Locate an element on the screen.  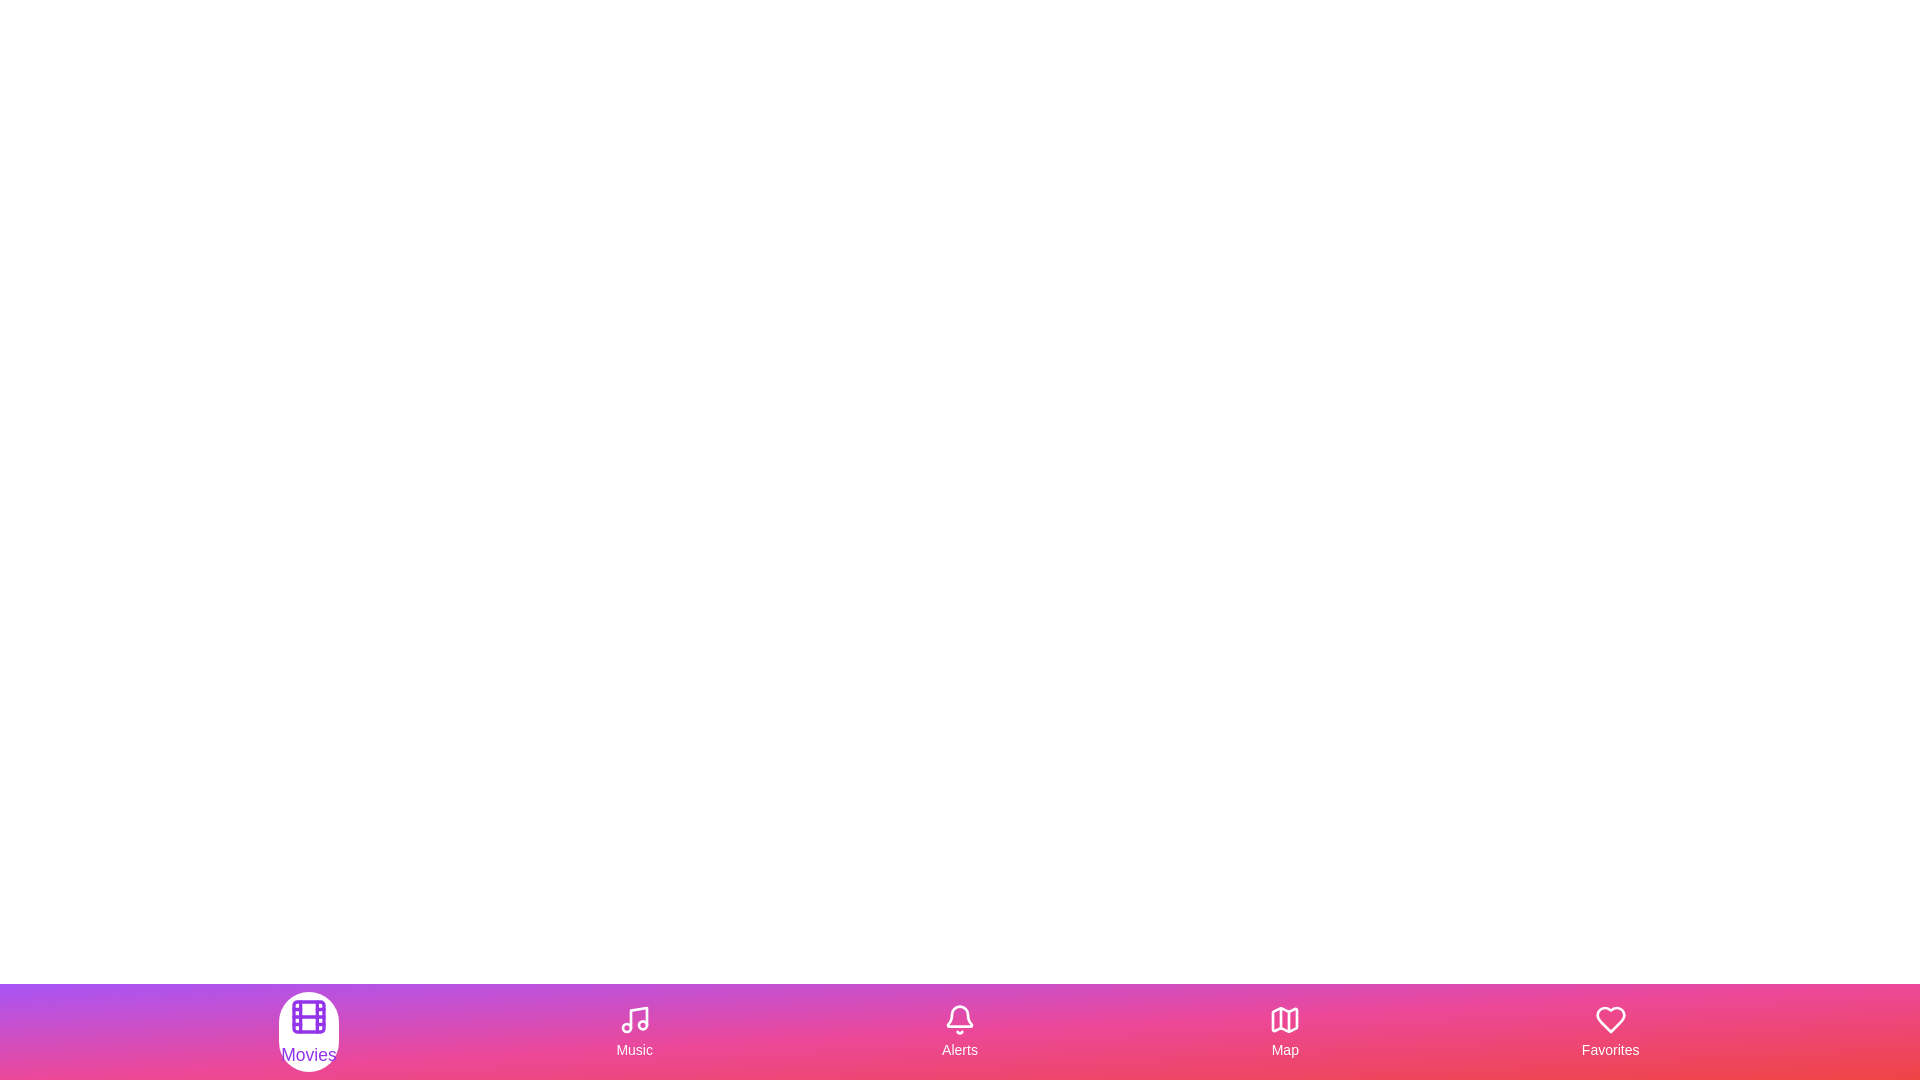
the tab labeled Alerts in the MultimediaBottomNavigation component is located at coordinates (960, 1032).